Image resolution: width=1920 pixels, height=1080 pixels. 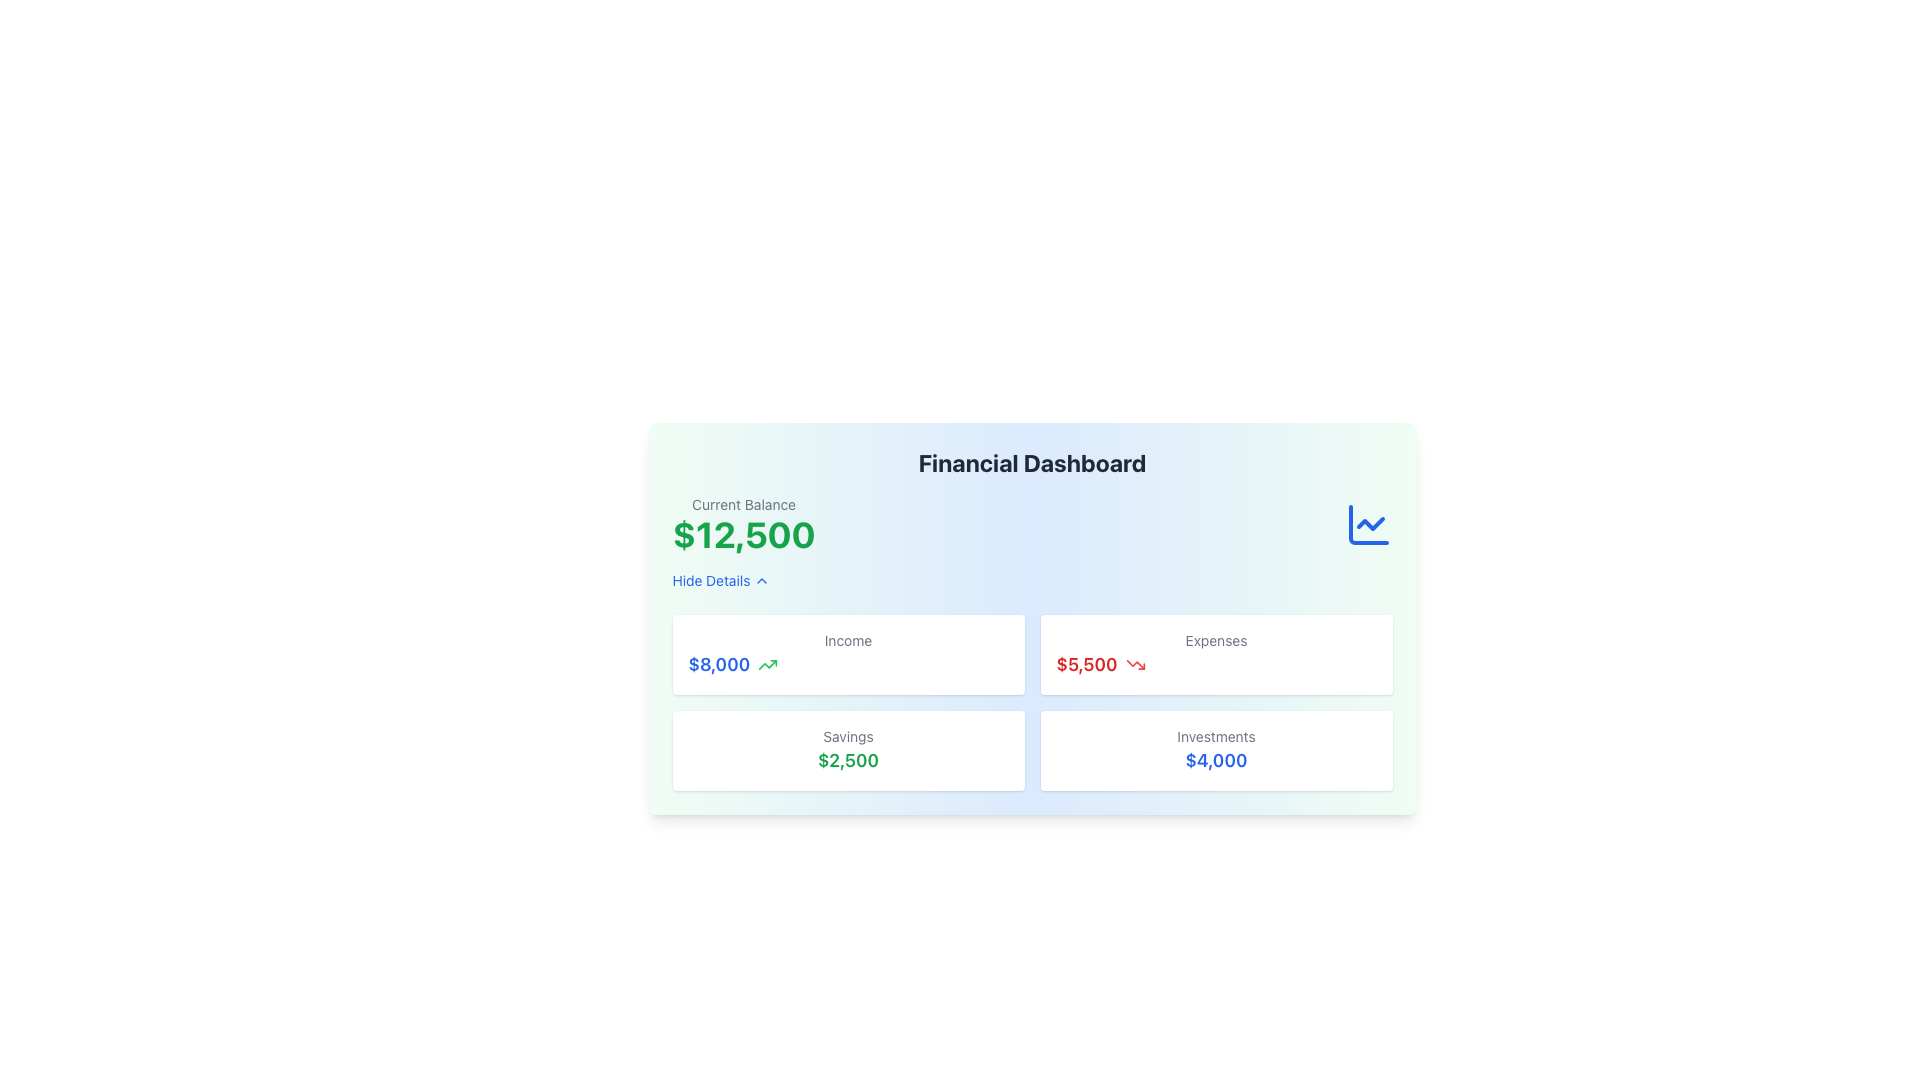 What do you see at coordinates (743, 504) in the screenshot?
I see `static text label located on the left side of the dashboard interface, positioned directly above the balance figure '$12,500'` at bounding box center [743, 504].